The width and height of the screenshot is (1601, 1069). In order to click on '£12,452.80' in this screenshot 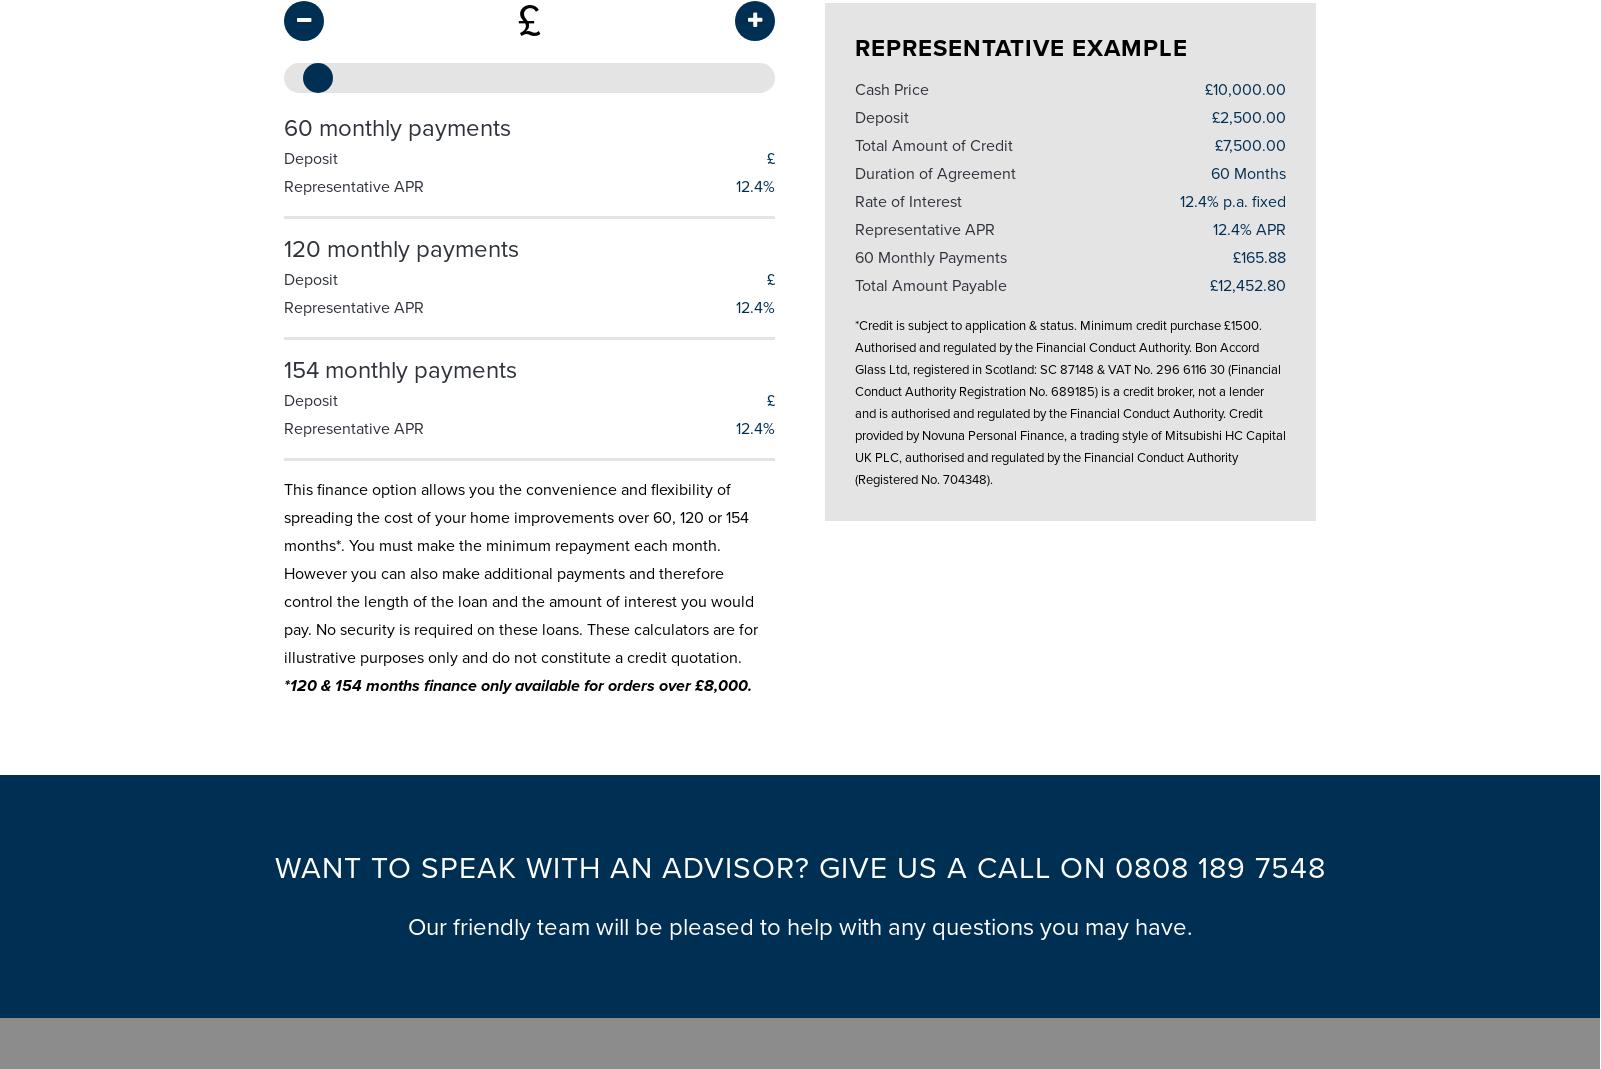, I will do `click(1247, 275)`.